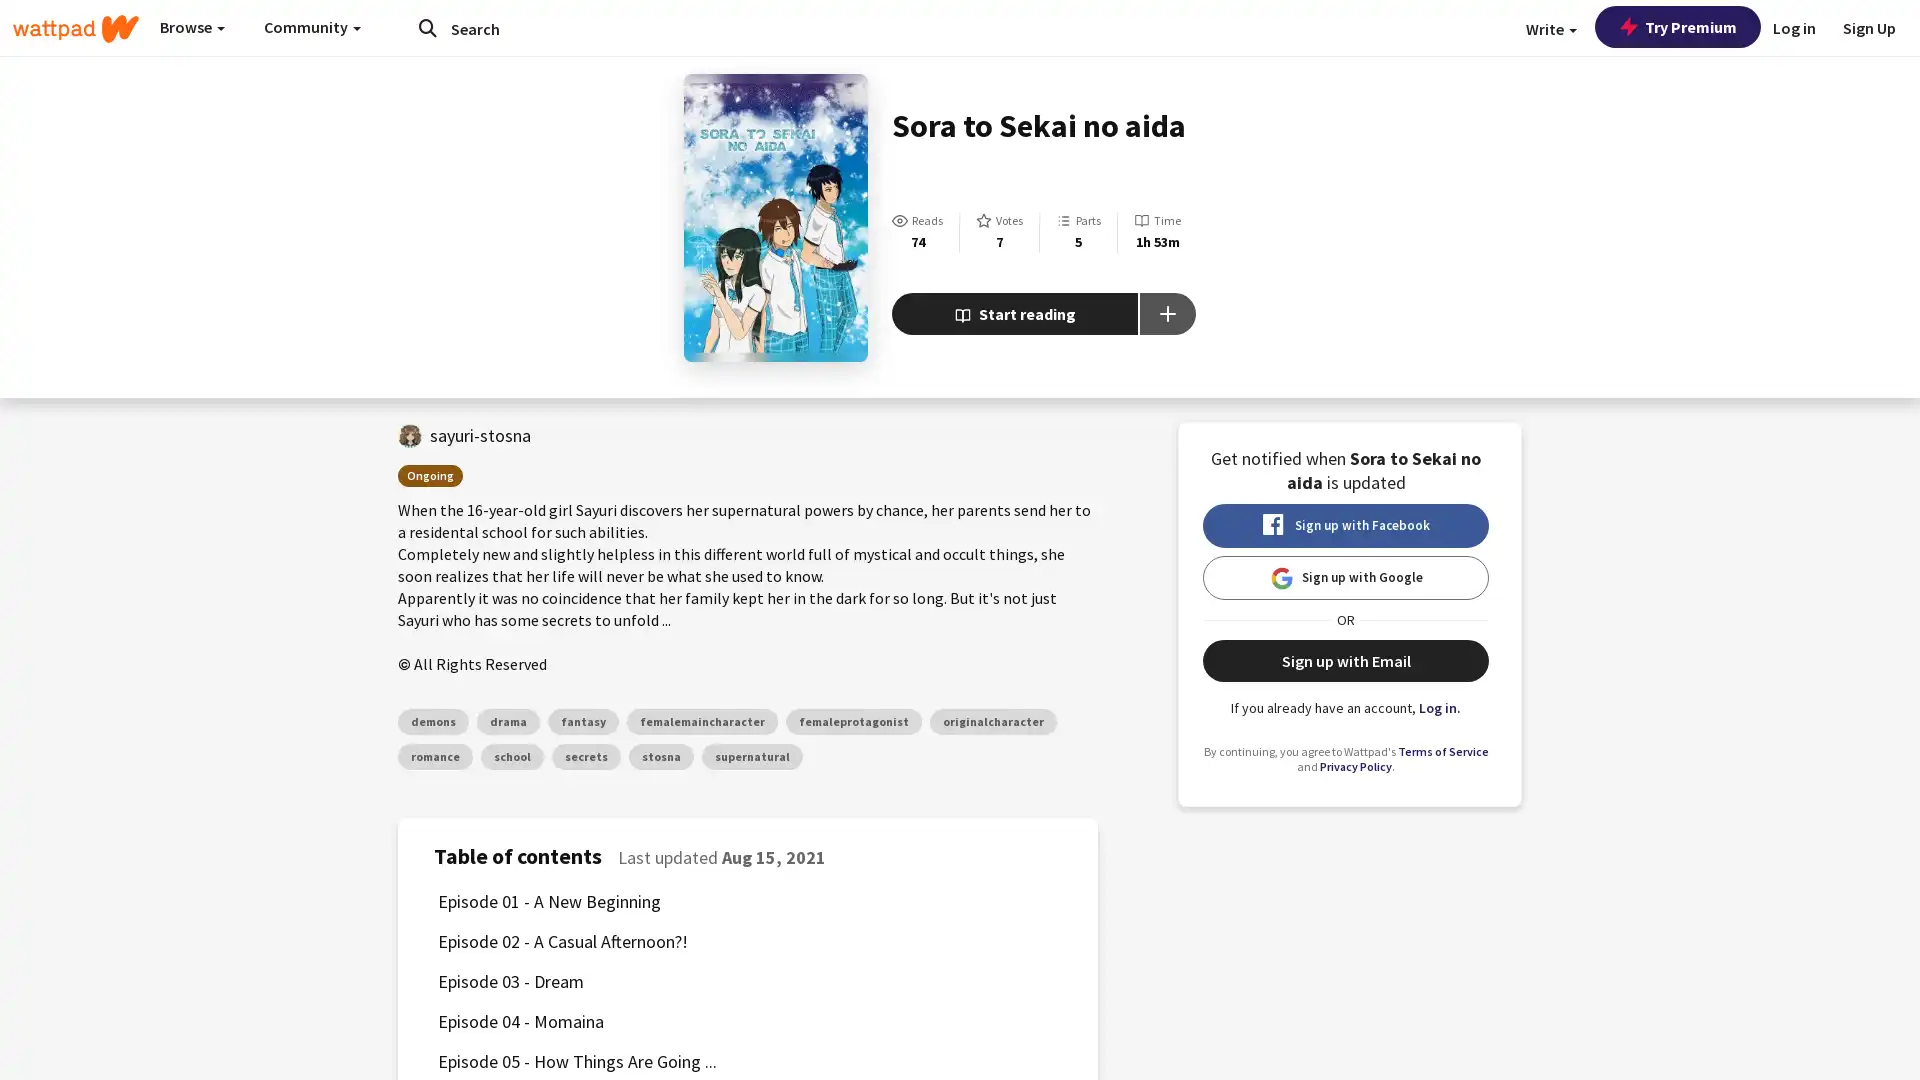  What do you see at coordinates (1550, 29) in the screenshot?
I see `Write` at bounding box center [1550, 29].